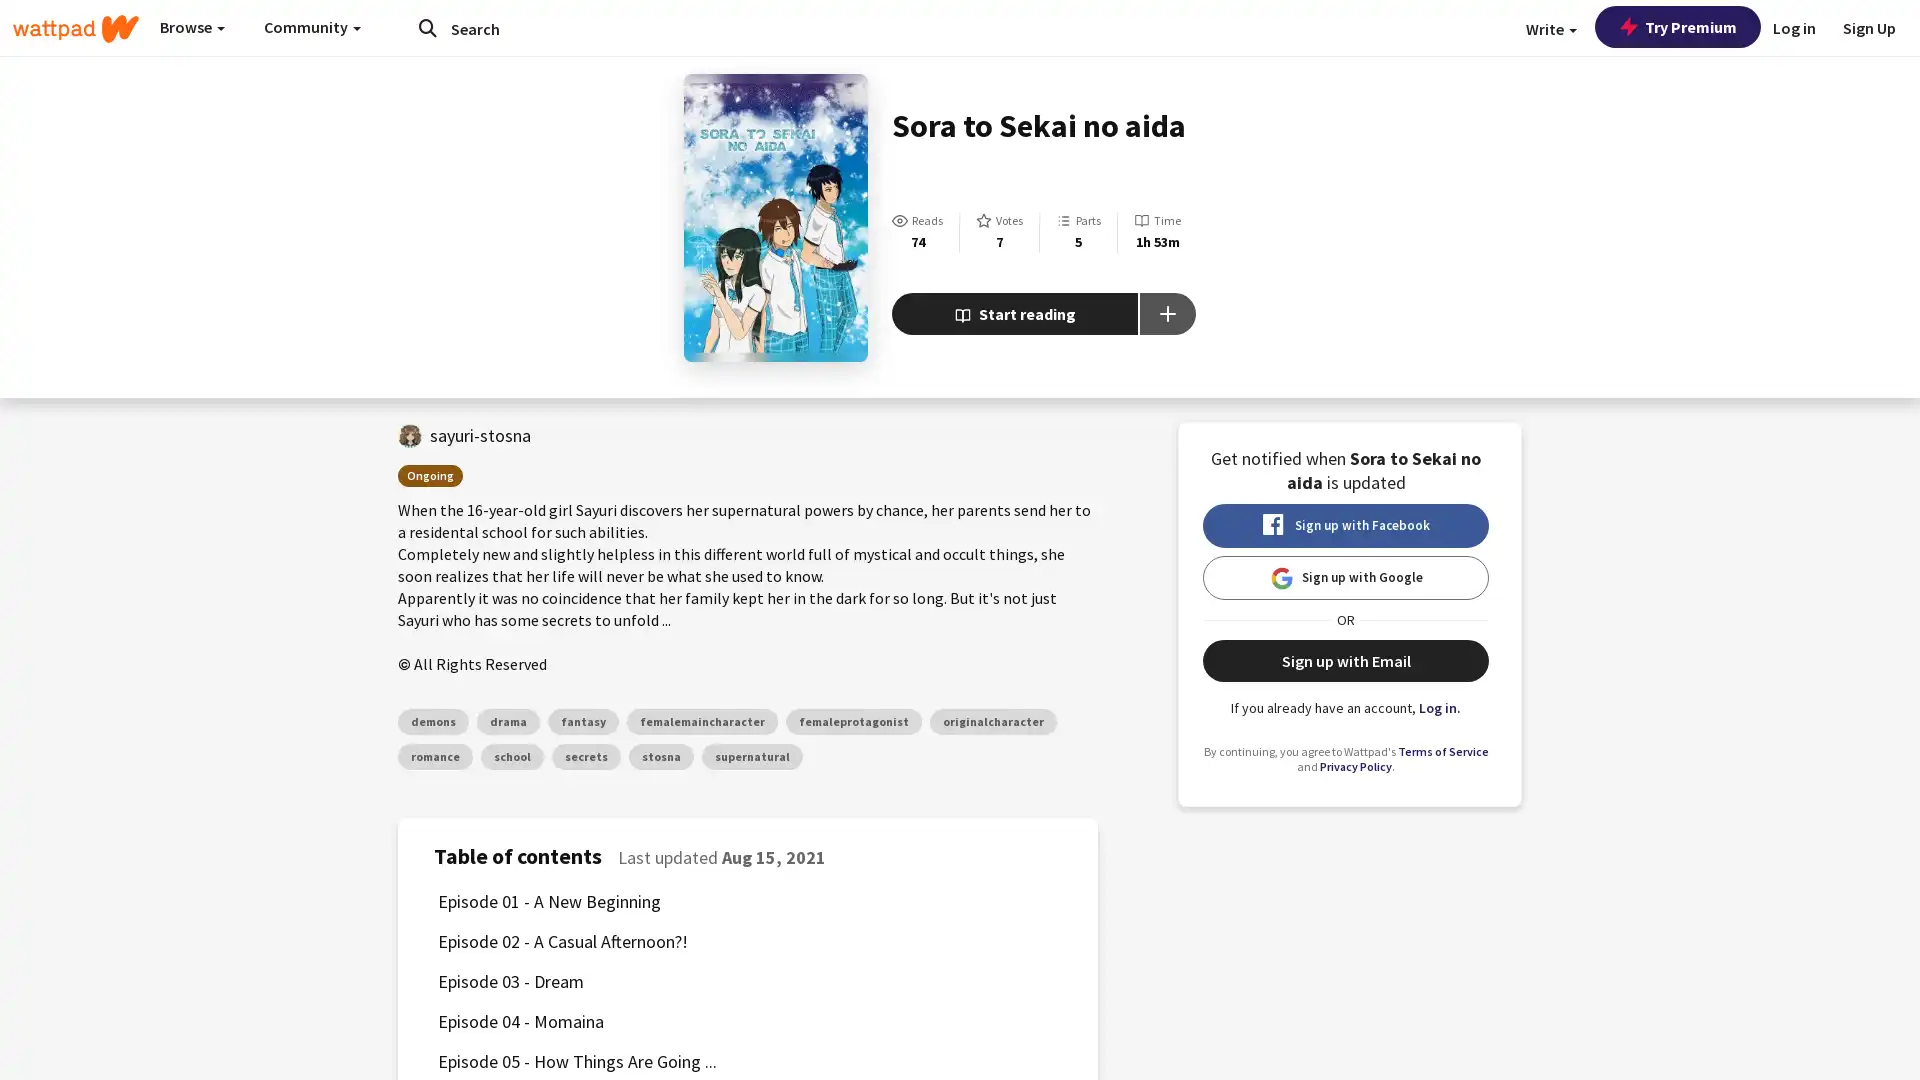  What do you see at coordinates (1550, 29) in the screenshot?
I see `Write` at bounding box center [1550, 29].